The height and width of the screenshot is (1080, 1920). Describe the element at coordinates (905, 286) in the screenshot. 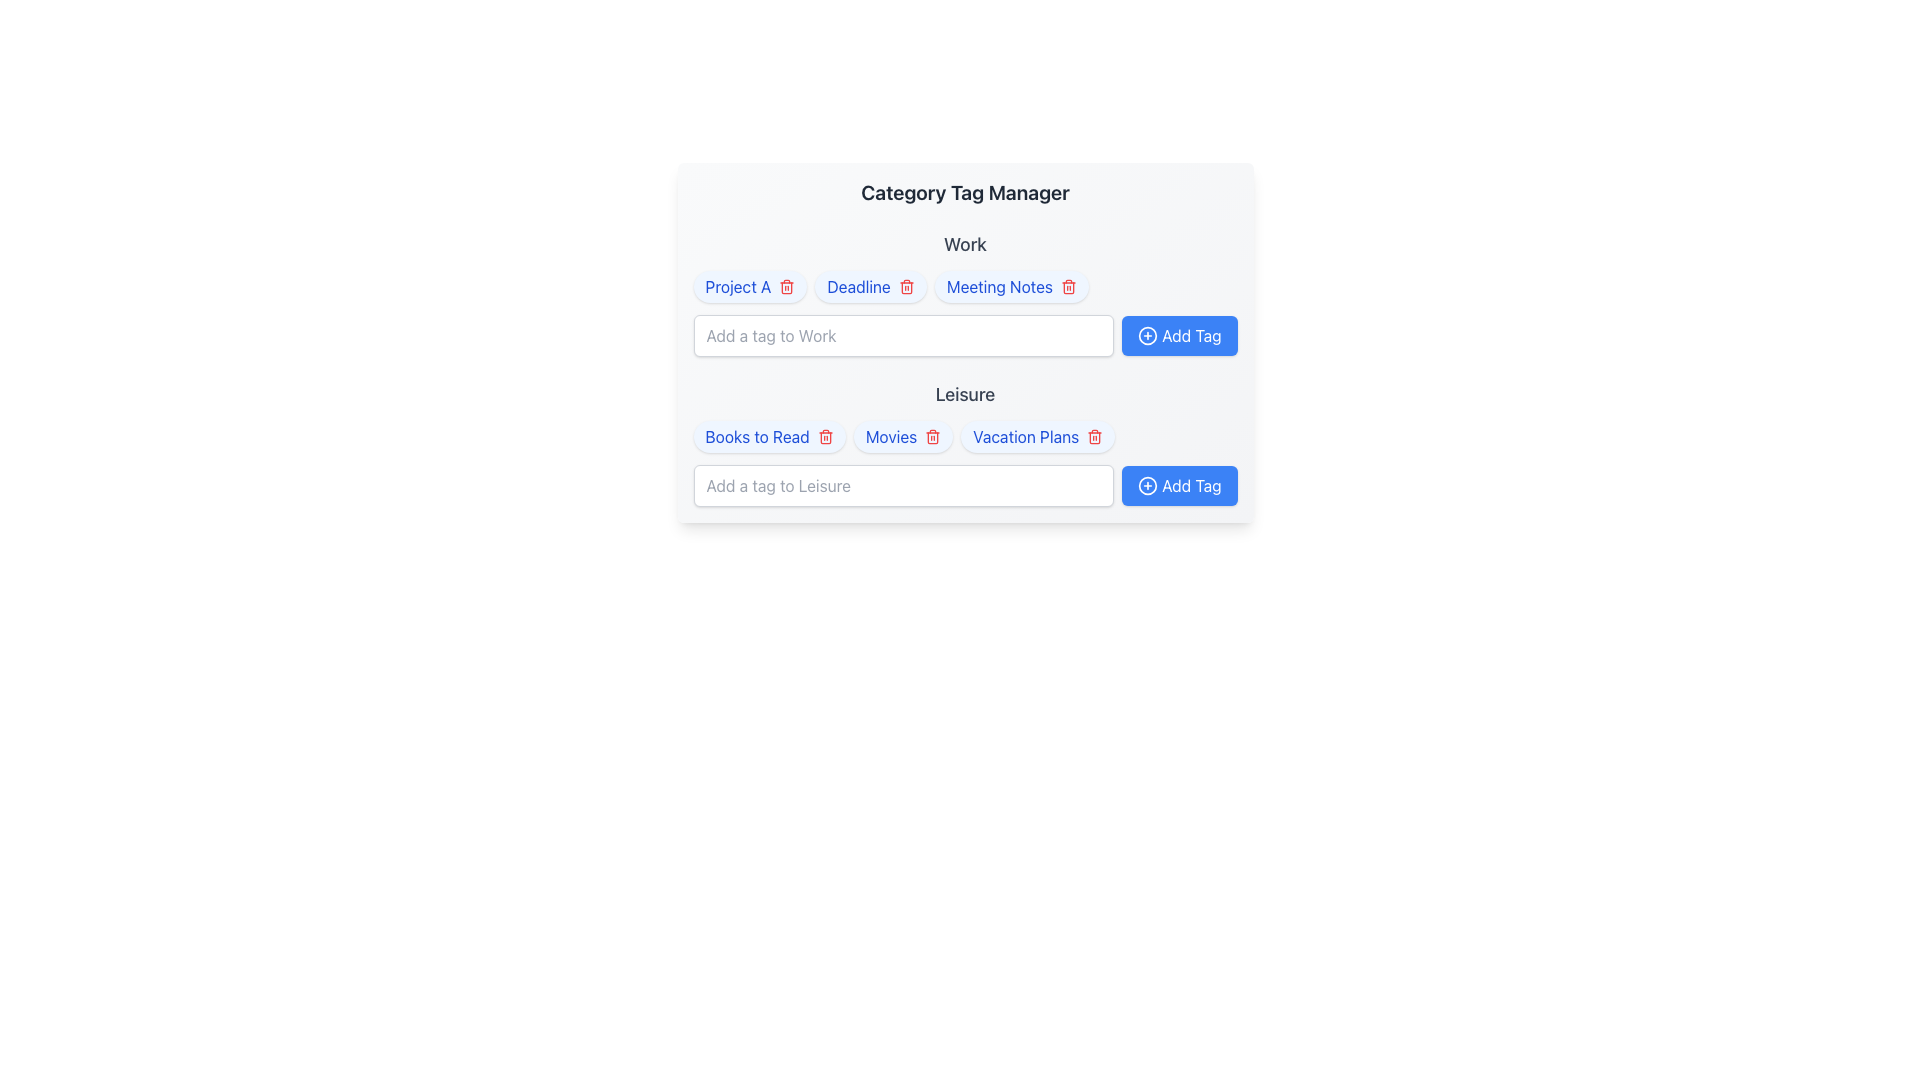

I see `the small red trash icon button located to the immediate right of the 'Deadline' text` at that location.